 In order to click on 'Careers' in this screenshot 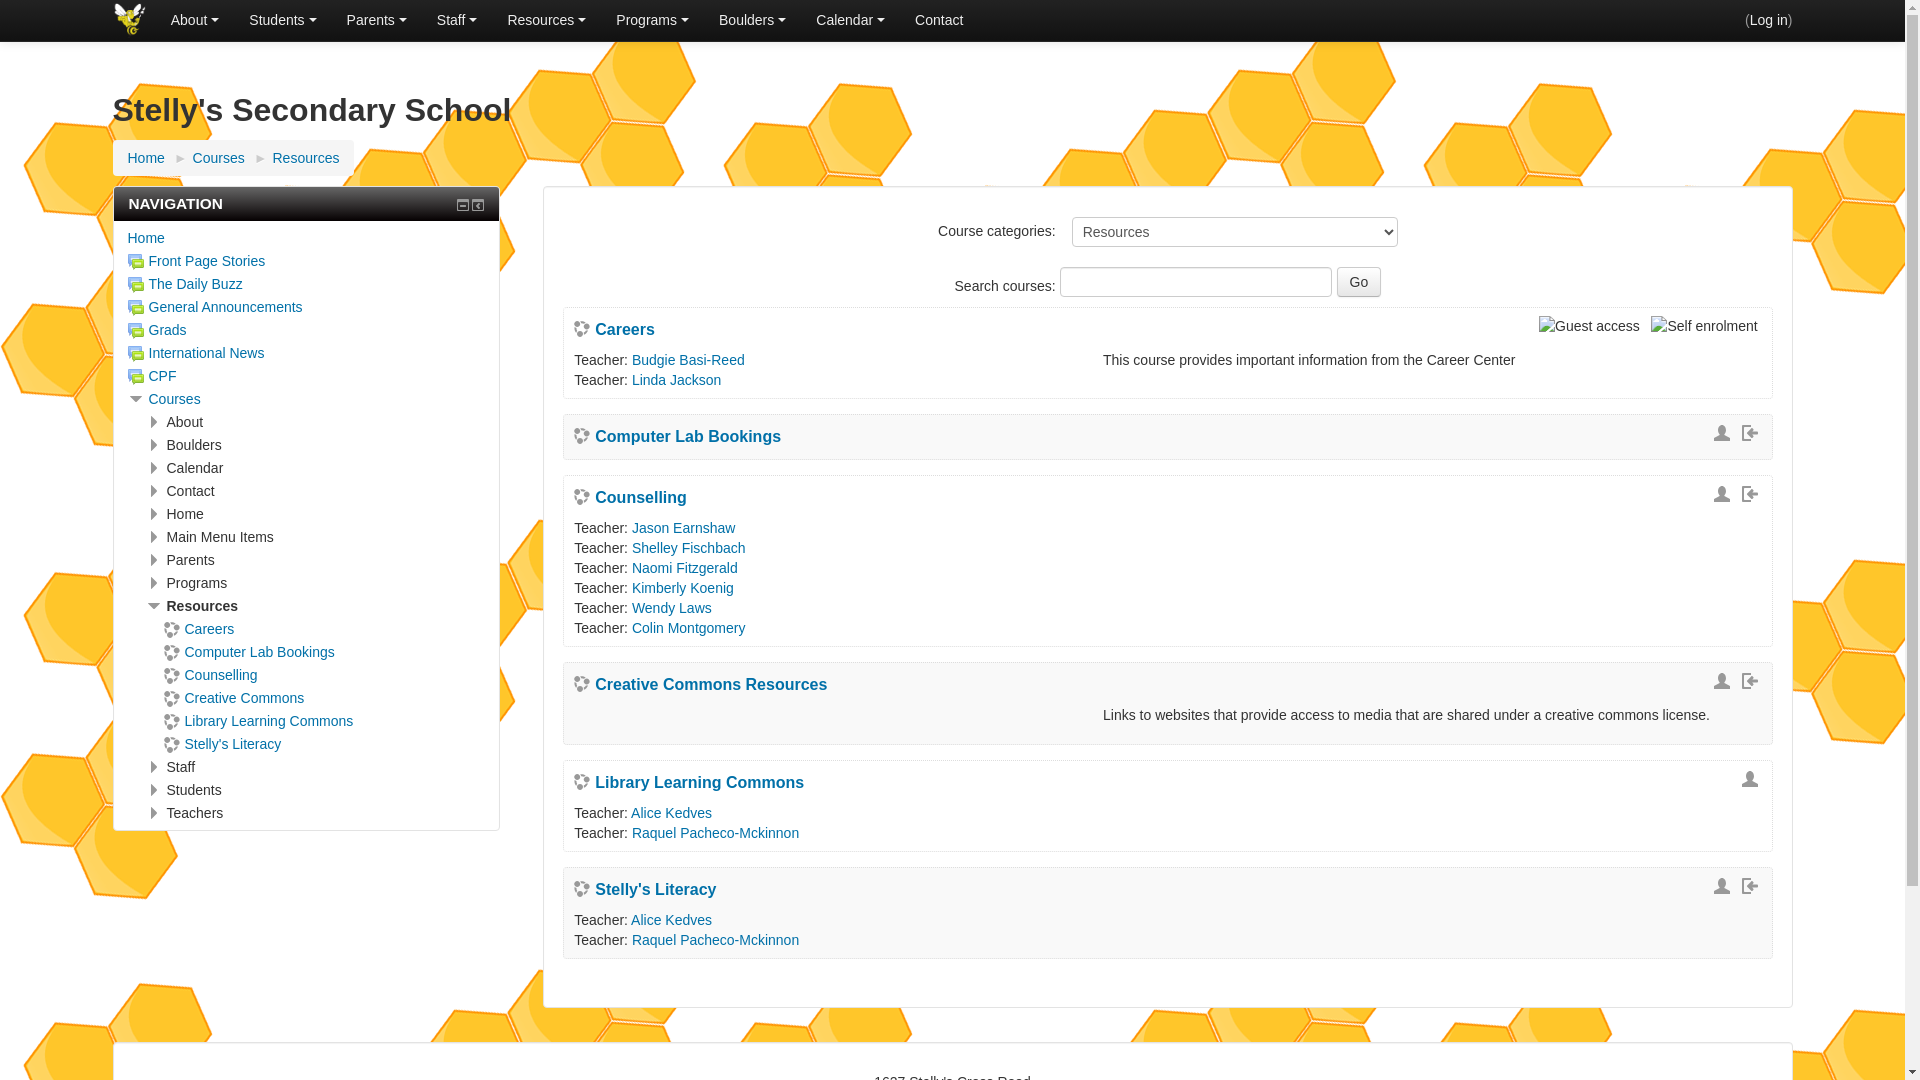, I will do `click(613, 329)`.